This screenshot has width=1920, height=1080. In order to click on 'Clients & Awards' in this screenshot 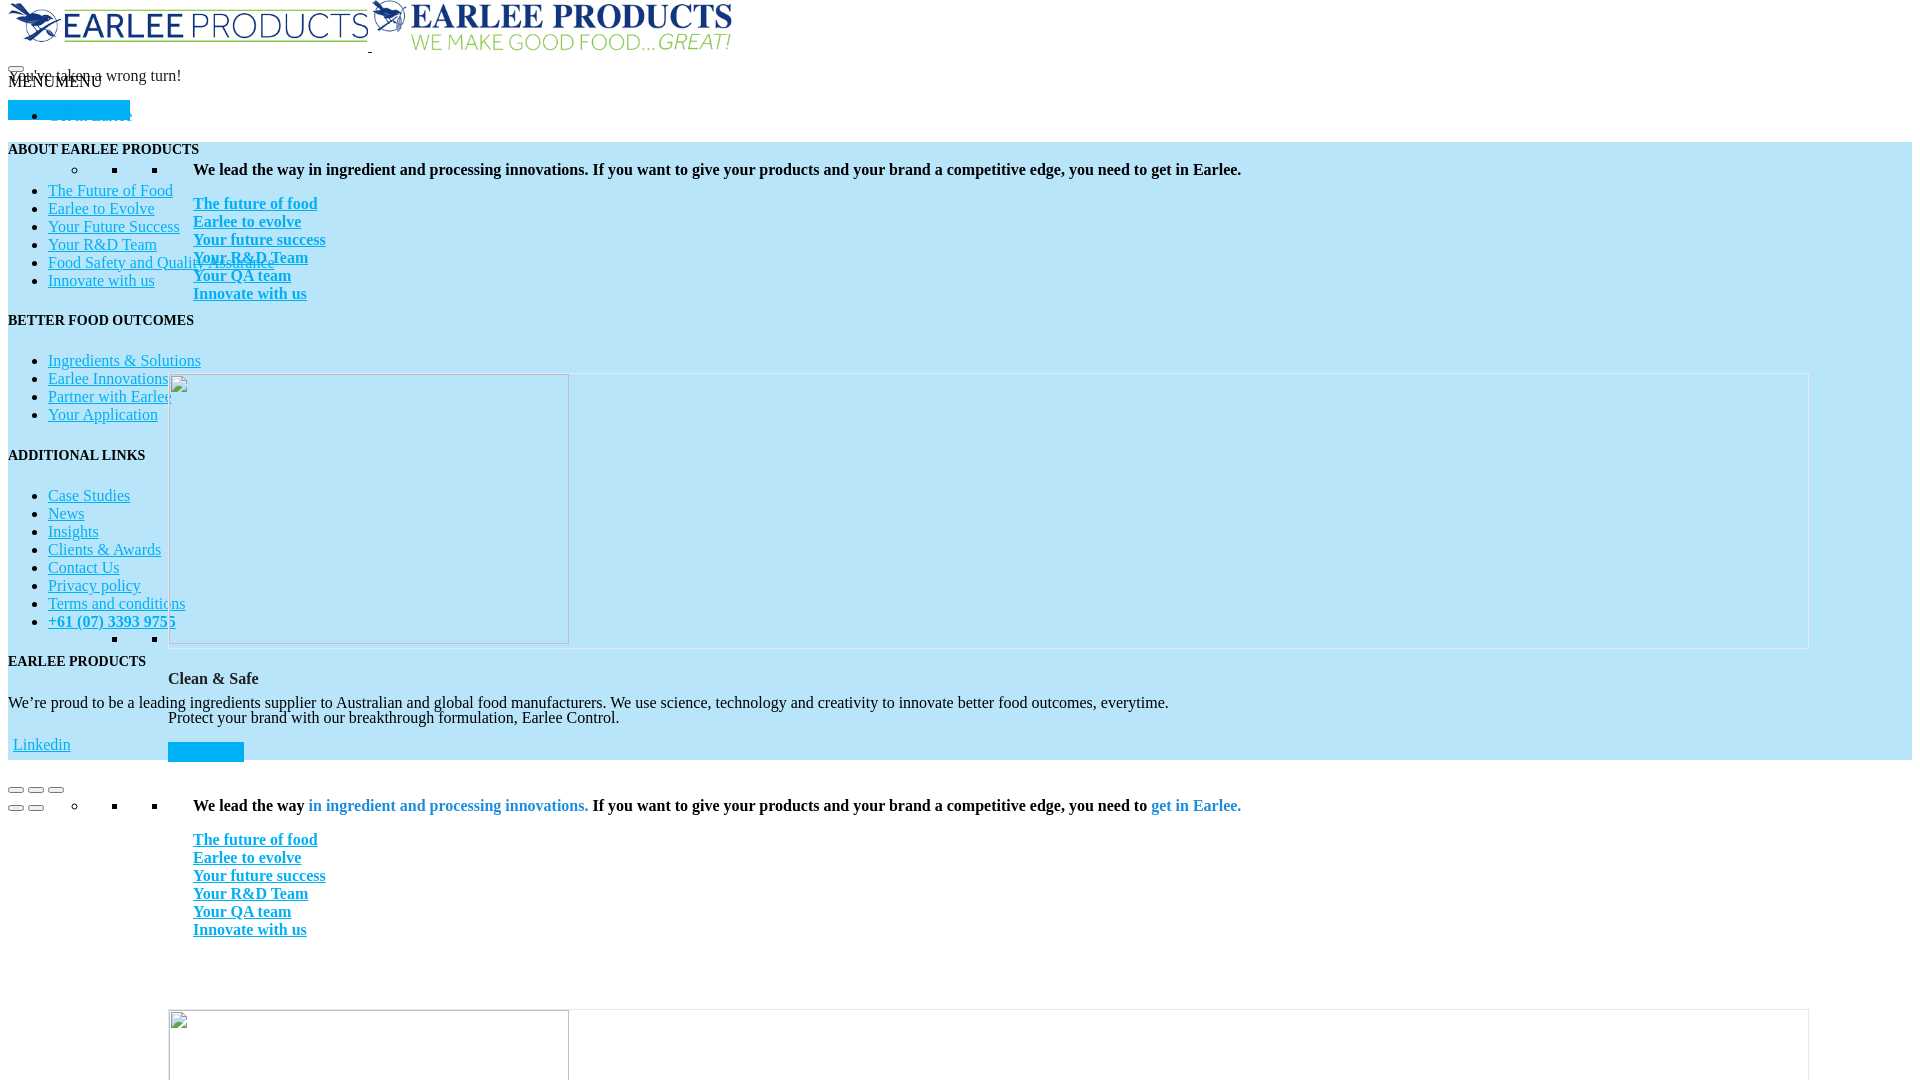, I will do `click(103, 549)`.